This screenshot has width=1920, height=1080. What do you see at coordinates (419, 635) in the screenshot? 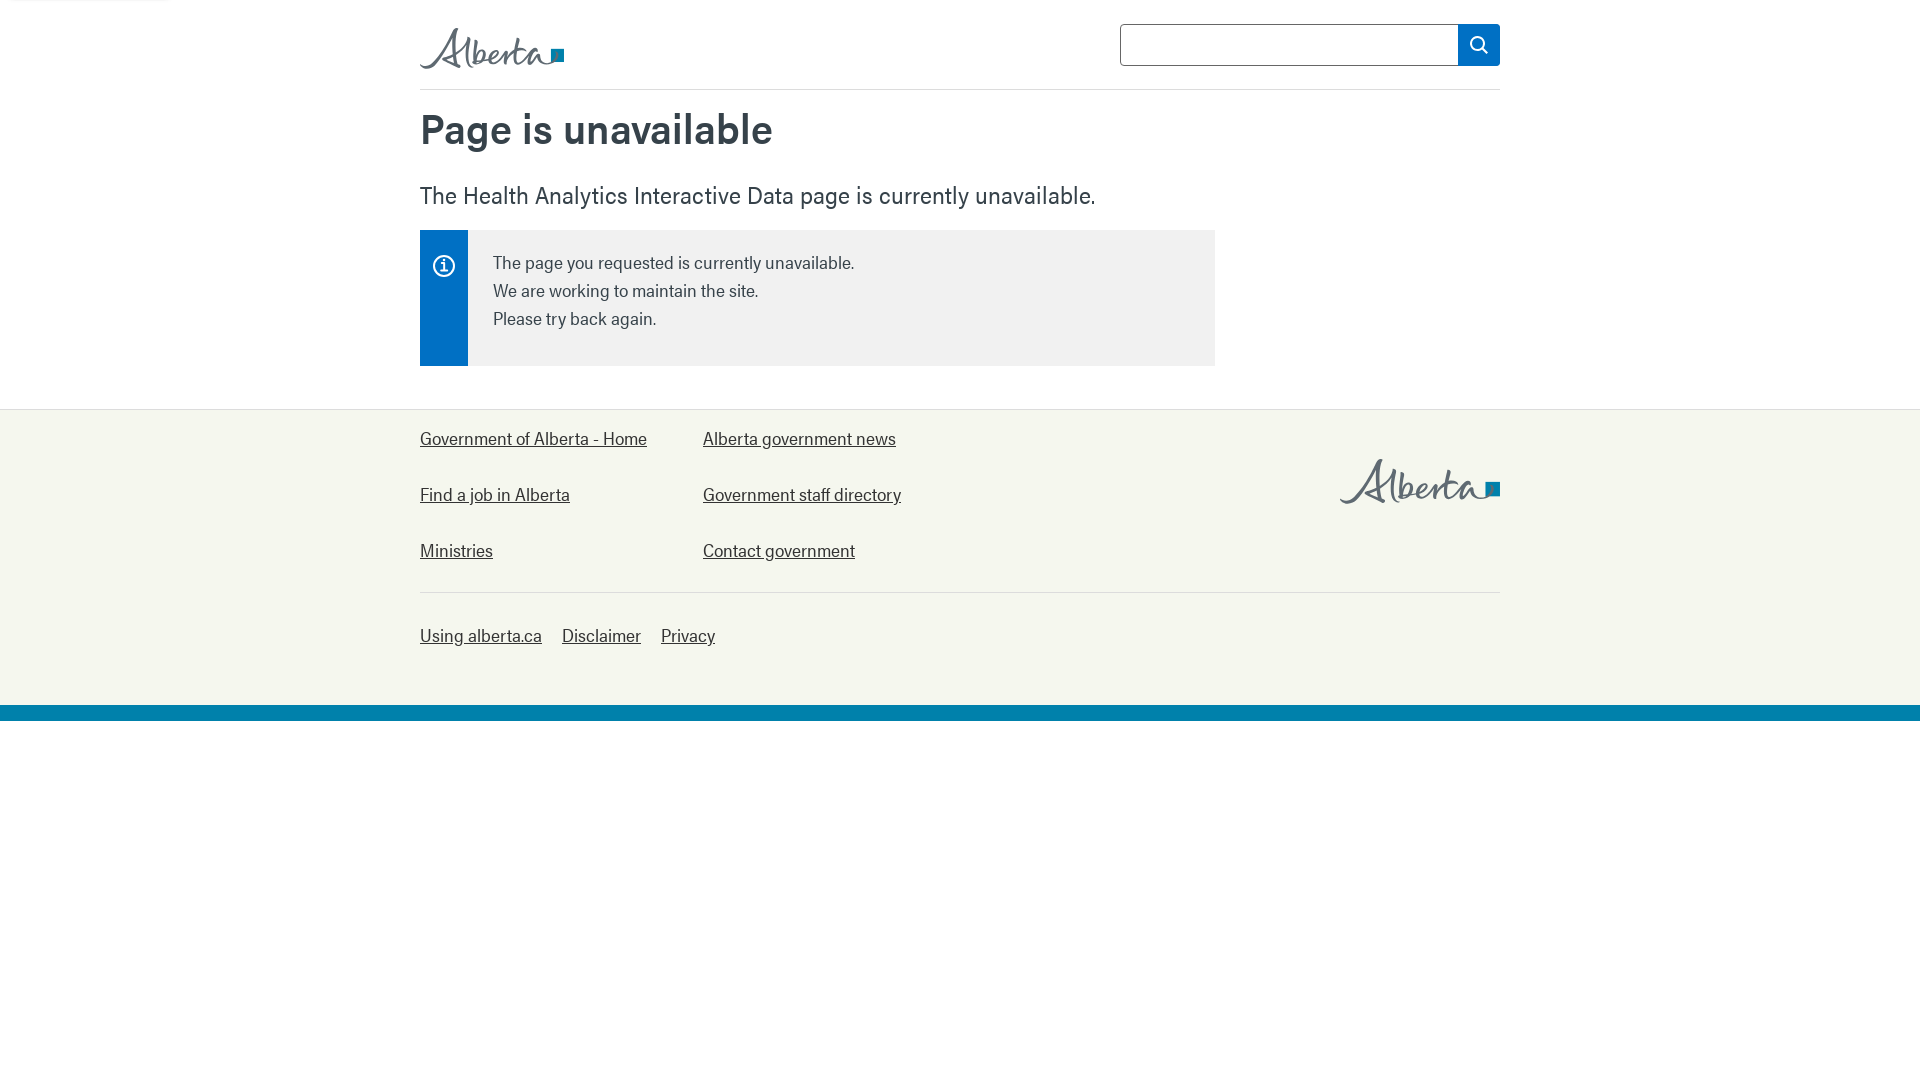
I see `'Using alberta.ca'` at bounding box center [419, 635].